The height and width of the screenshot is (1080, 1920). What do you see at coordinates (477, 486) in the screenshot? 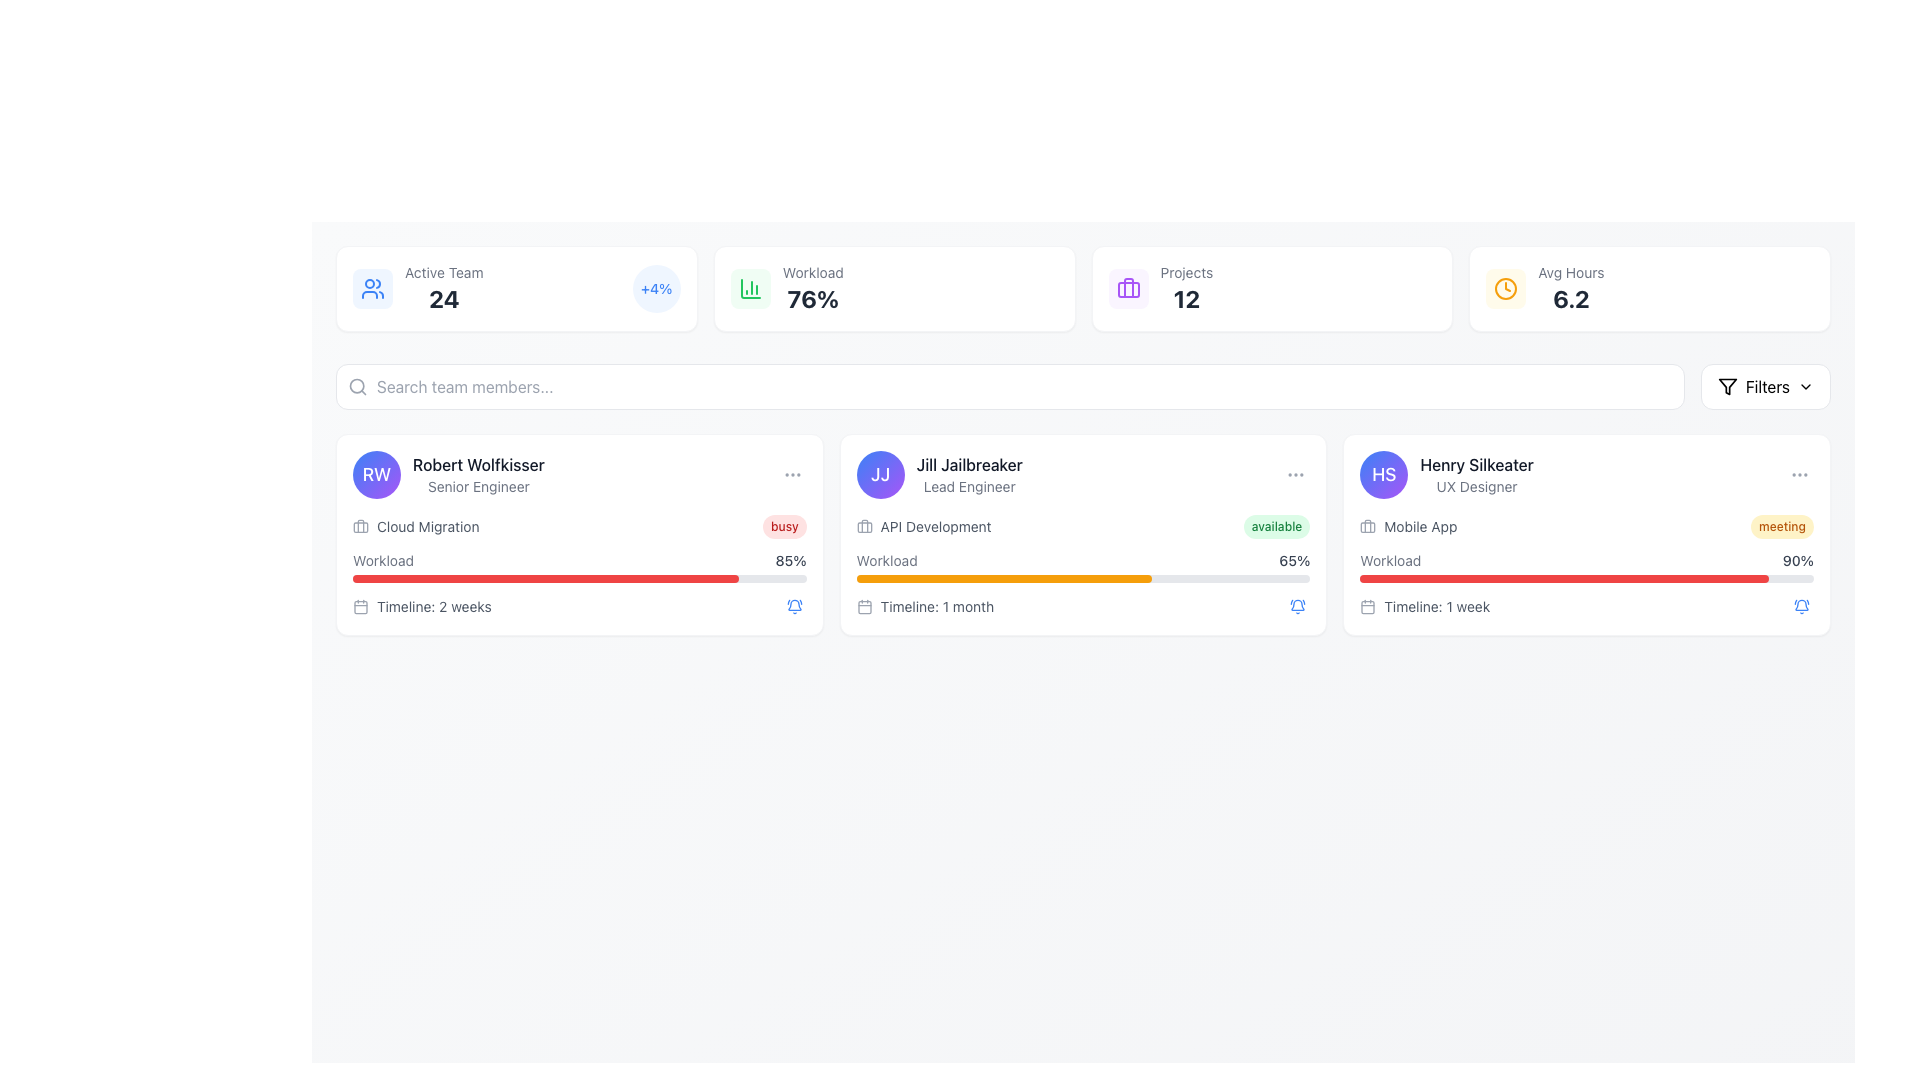
I see `text label that describes the role or title associated with 'Robert Wolfkisser', located directly below his name in the top-left card of the main content area` at bounding box center [477, 486].